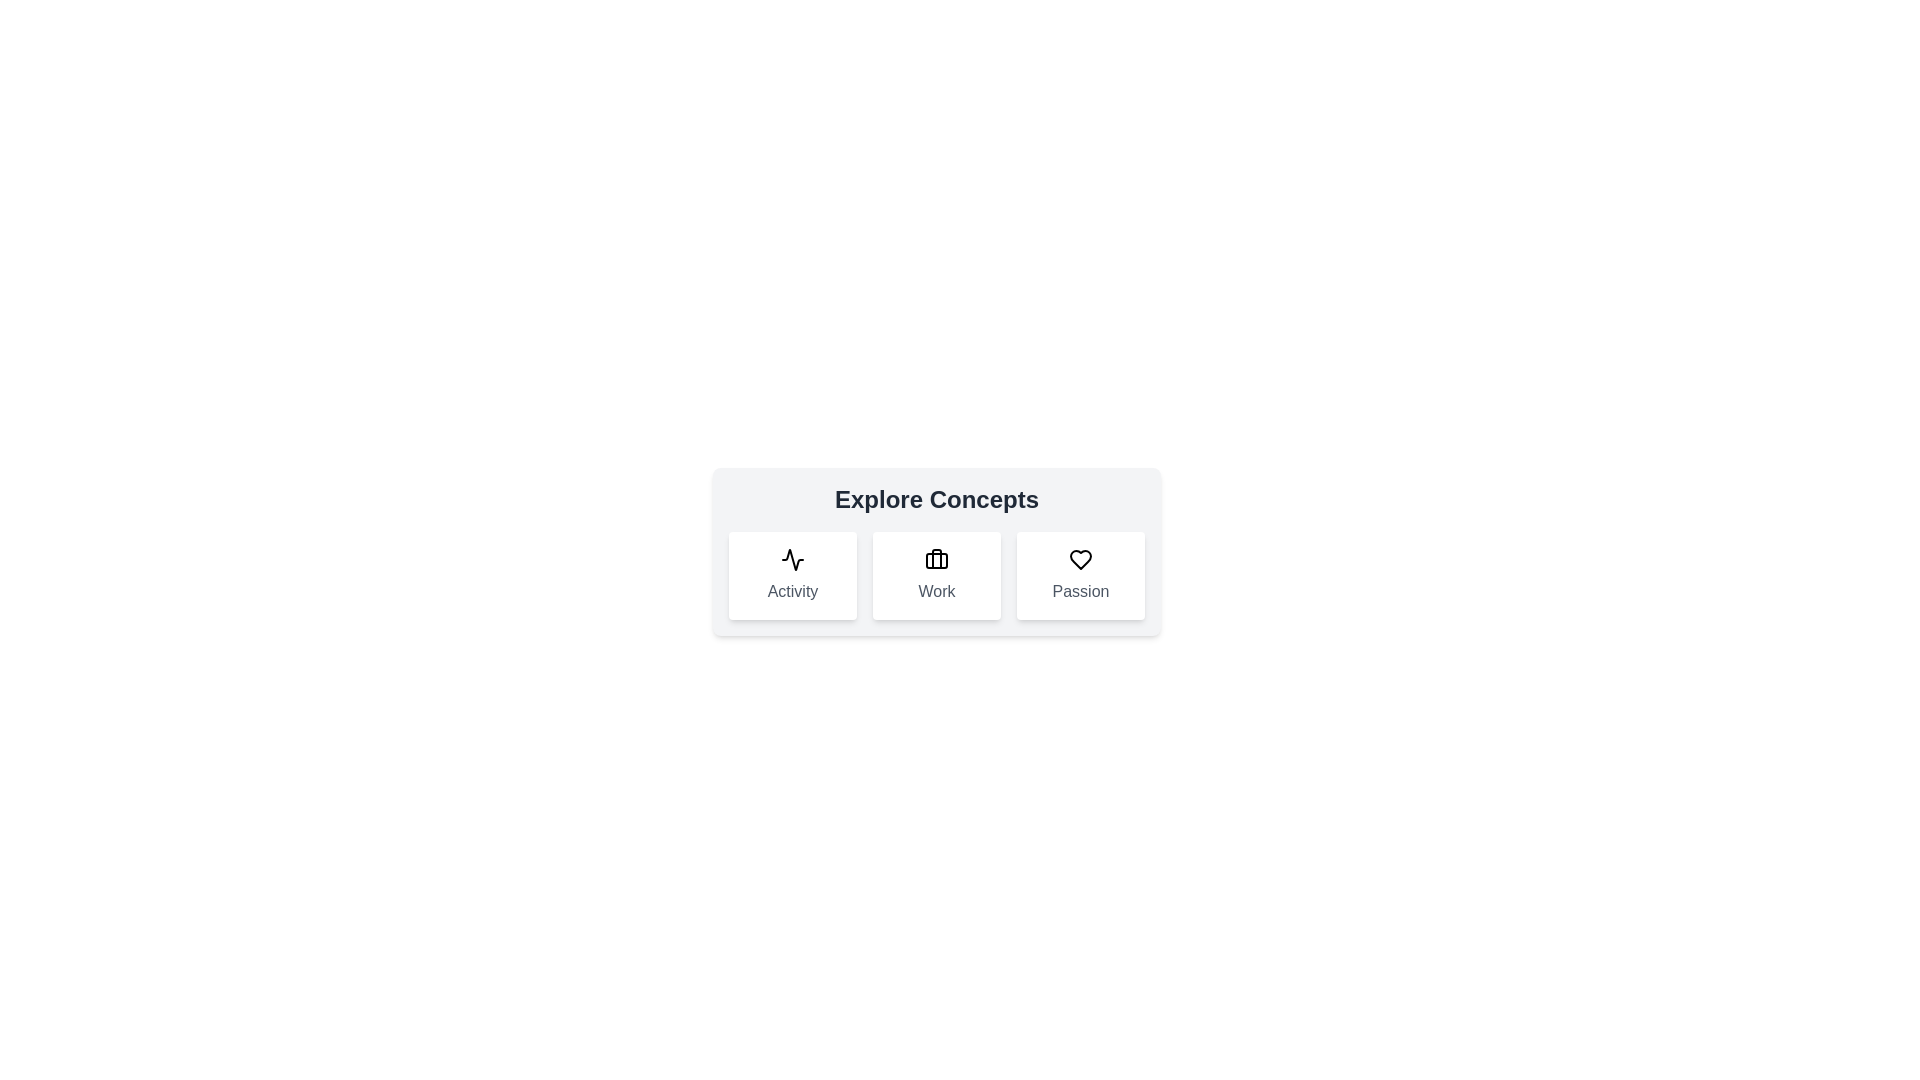  Describe the element at coordinates (1079, 559) in the screenshot. I see `the central icon of the third box labeled 'Passion' under the header 'Explore Concepts'` at that location.